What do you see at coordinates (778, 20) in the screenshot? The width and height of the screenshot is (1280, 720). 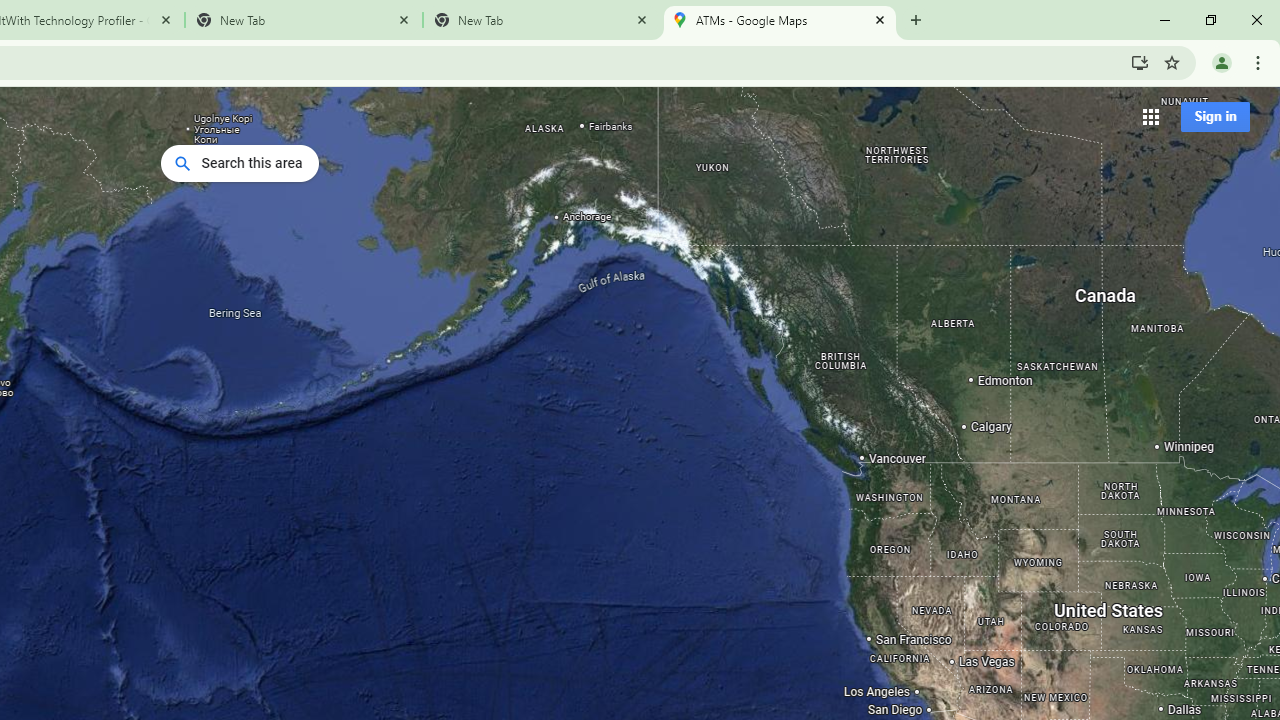 I see `'ATMs - Google Maps'` at bounding box center [778, 20].